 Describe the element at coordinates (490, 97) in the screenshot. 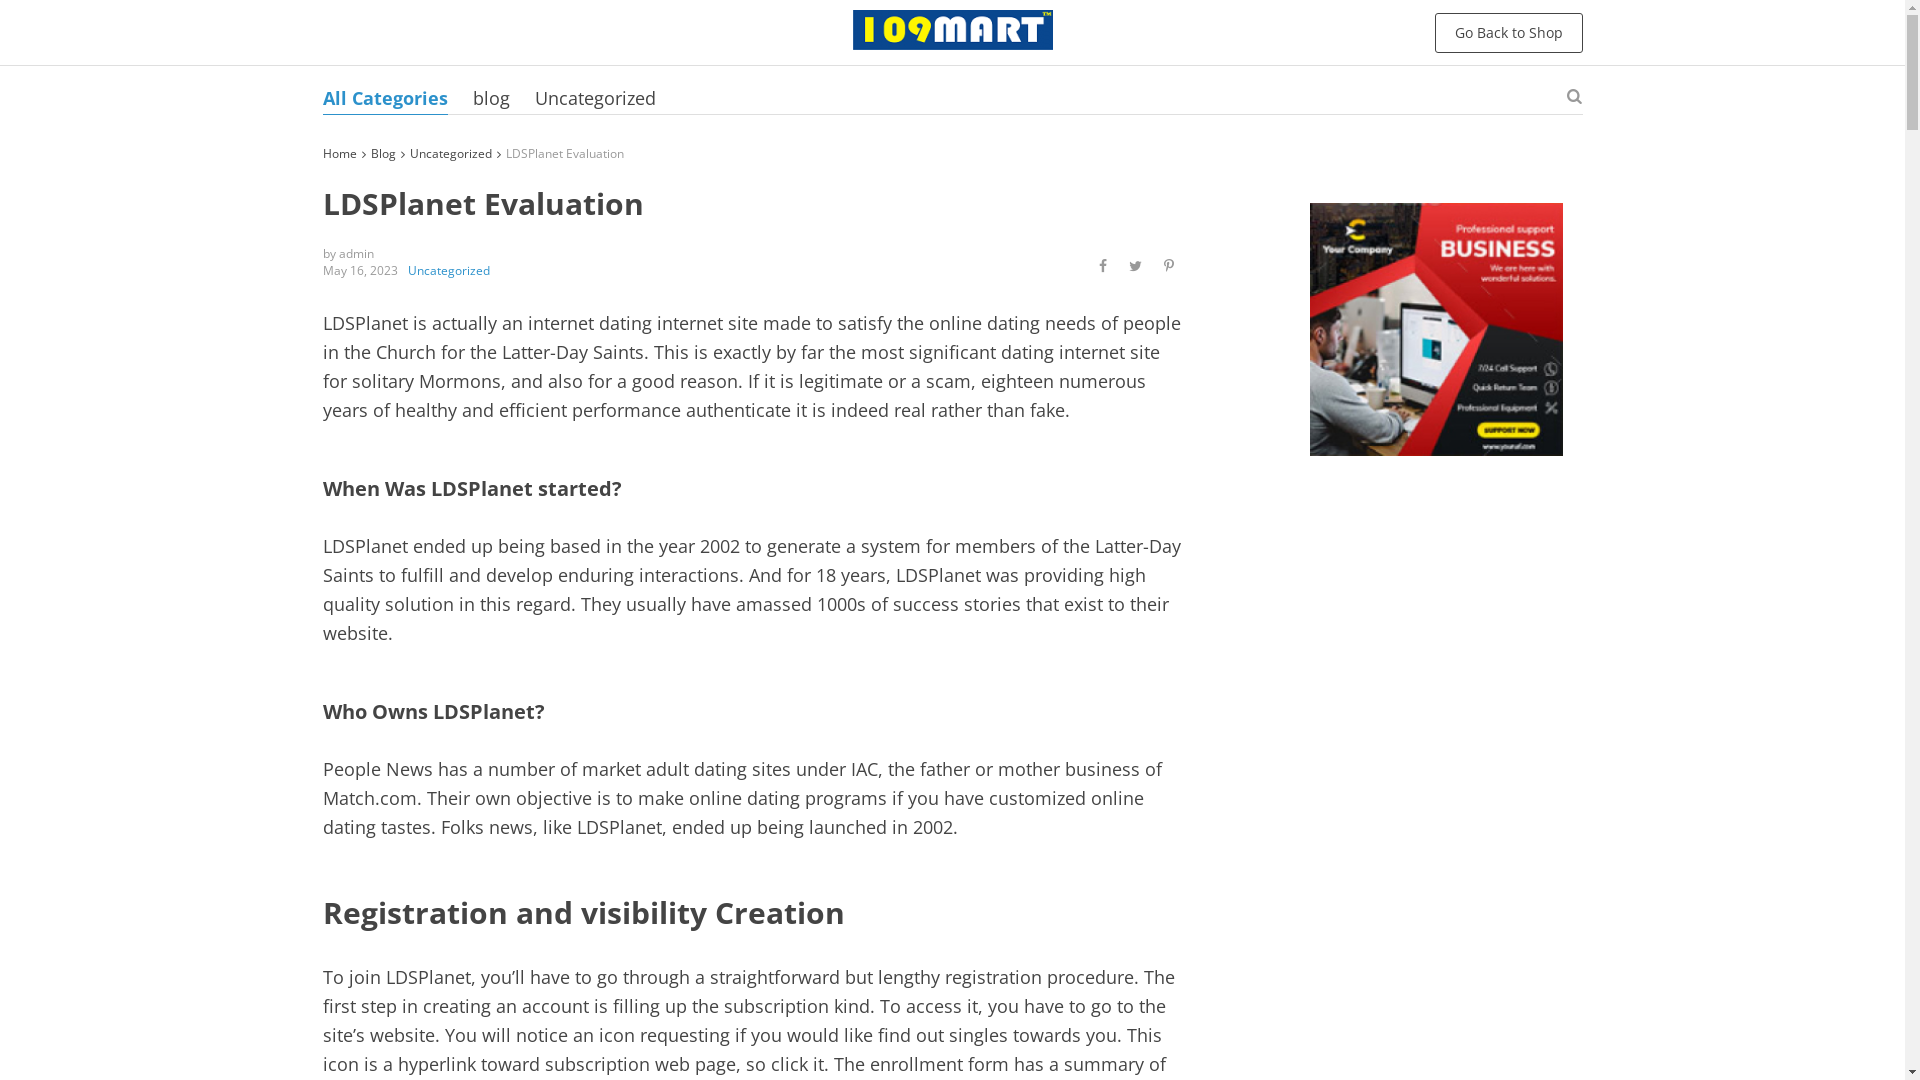

I see `'blog'` at that location.